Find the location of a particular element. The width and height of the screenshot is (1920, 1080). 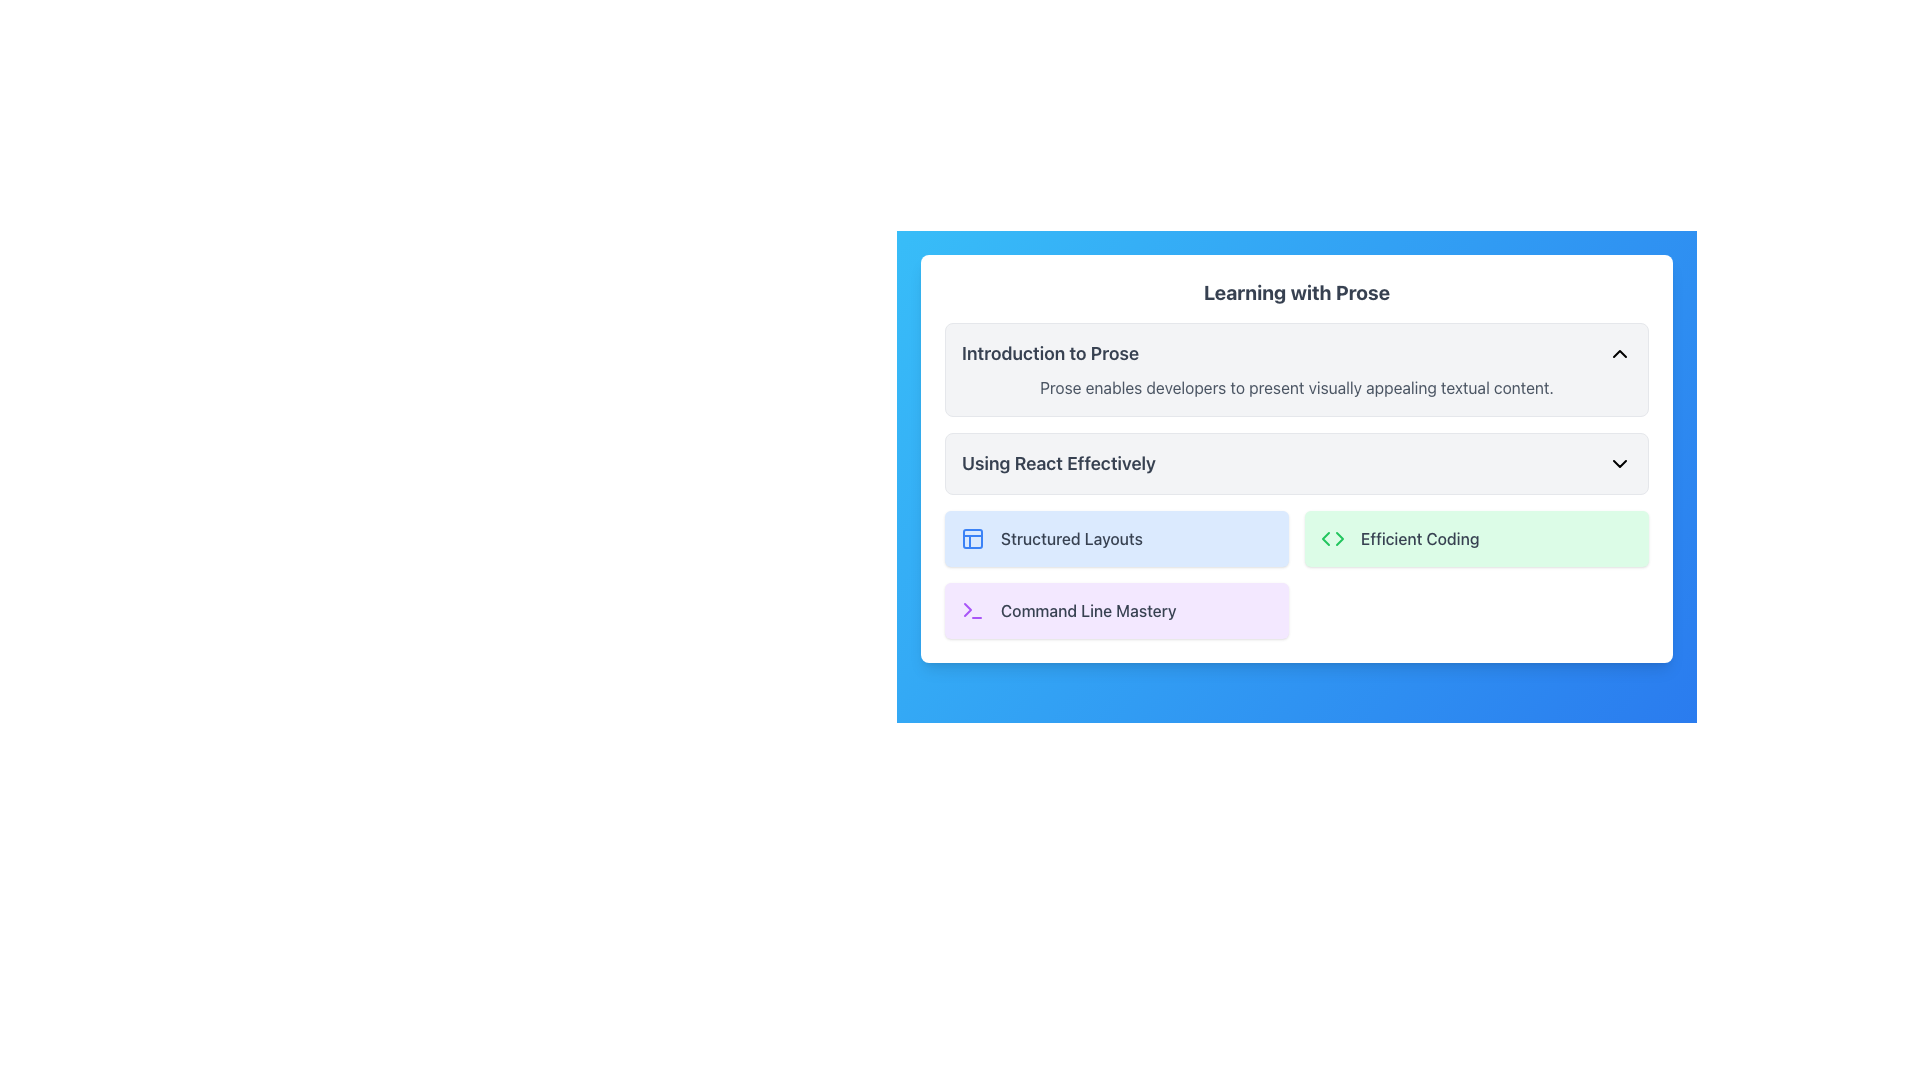

the Text Label displaying 'Command Line Mastery' within the purple rectangular card with rounded borders is located at coordinates (1087, 609).